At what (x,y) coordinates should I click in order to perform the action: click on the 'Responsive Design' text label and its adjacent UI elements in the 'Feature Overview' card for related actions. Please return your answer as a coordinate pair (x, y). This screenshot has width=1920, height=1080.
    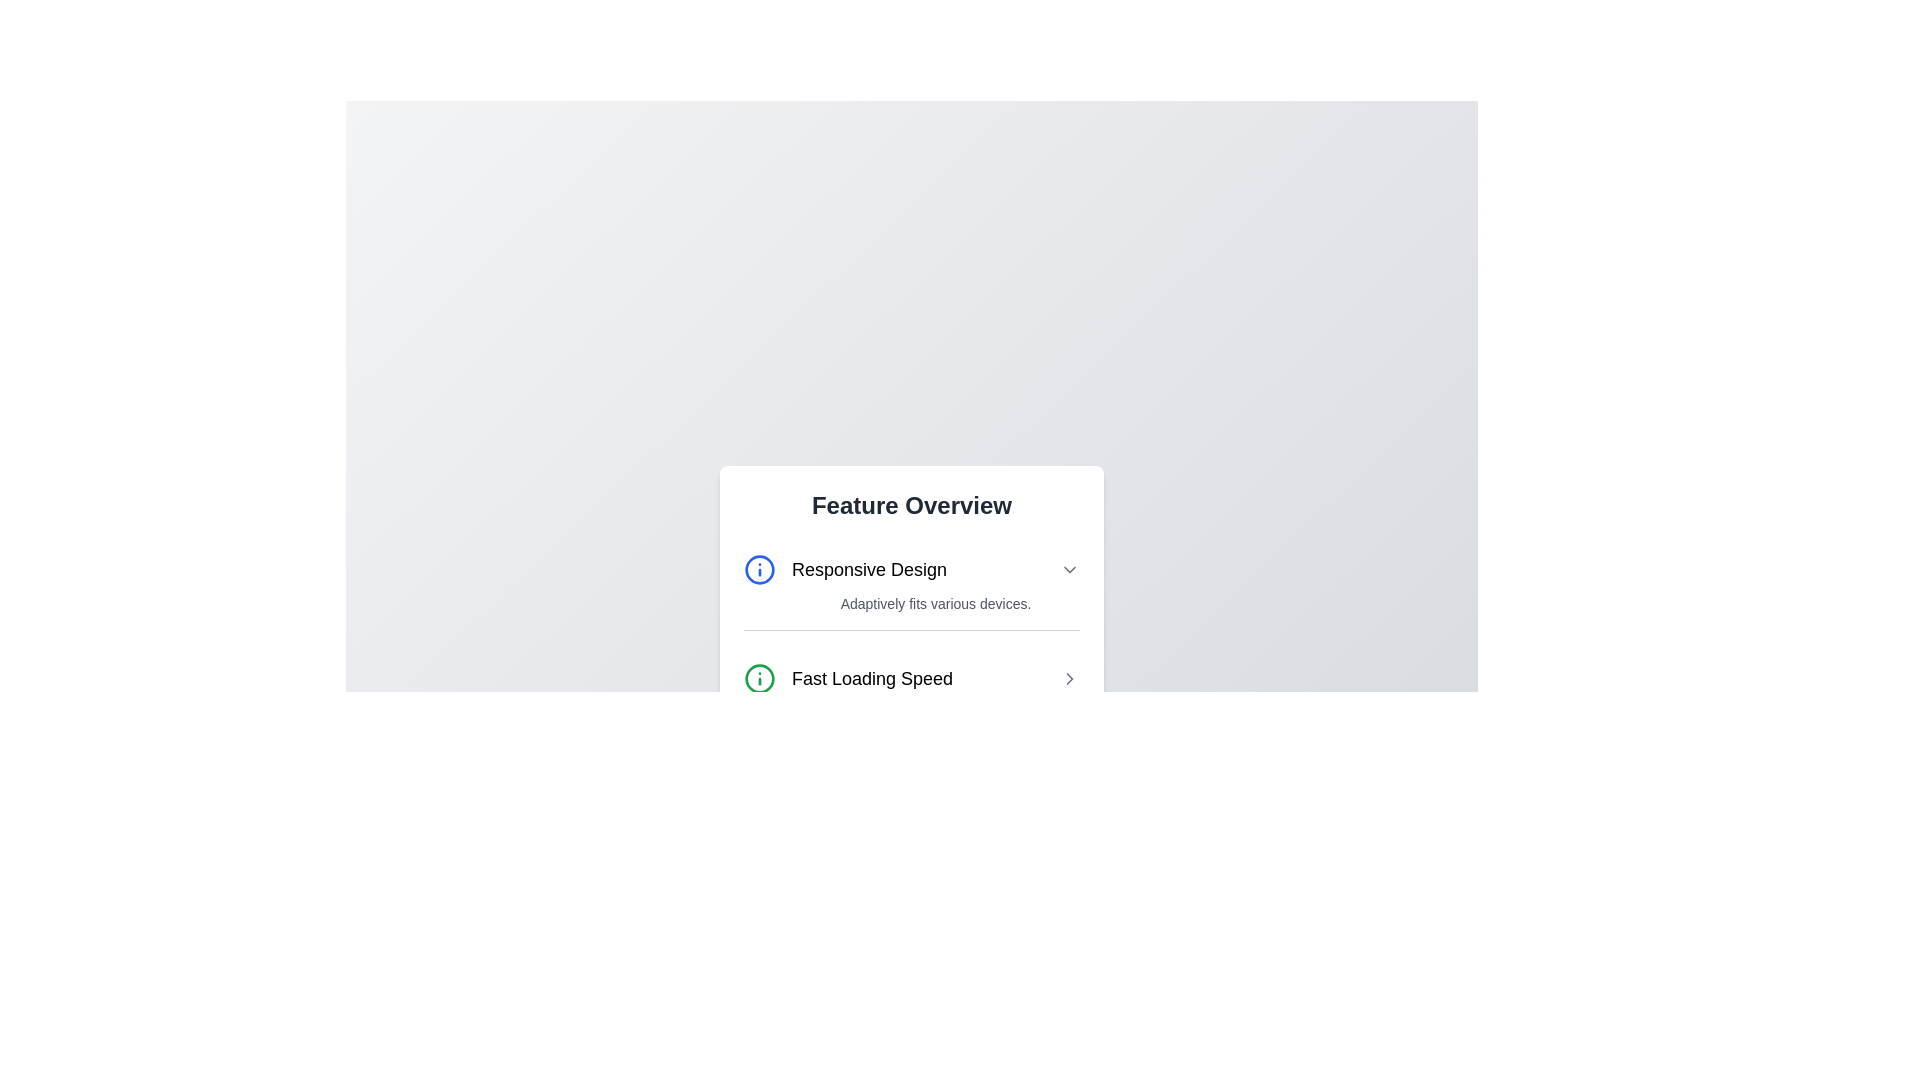
    Looking at the image, I should click on (845, 569).